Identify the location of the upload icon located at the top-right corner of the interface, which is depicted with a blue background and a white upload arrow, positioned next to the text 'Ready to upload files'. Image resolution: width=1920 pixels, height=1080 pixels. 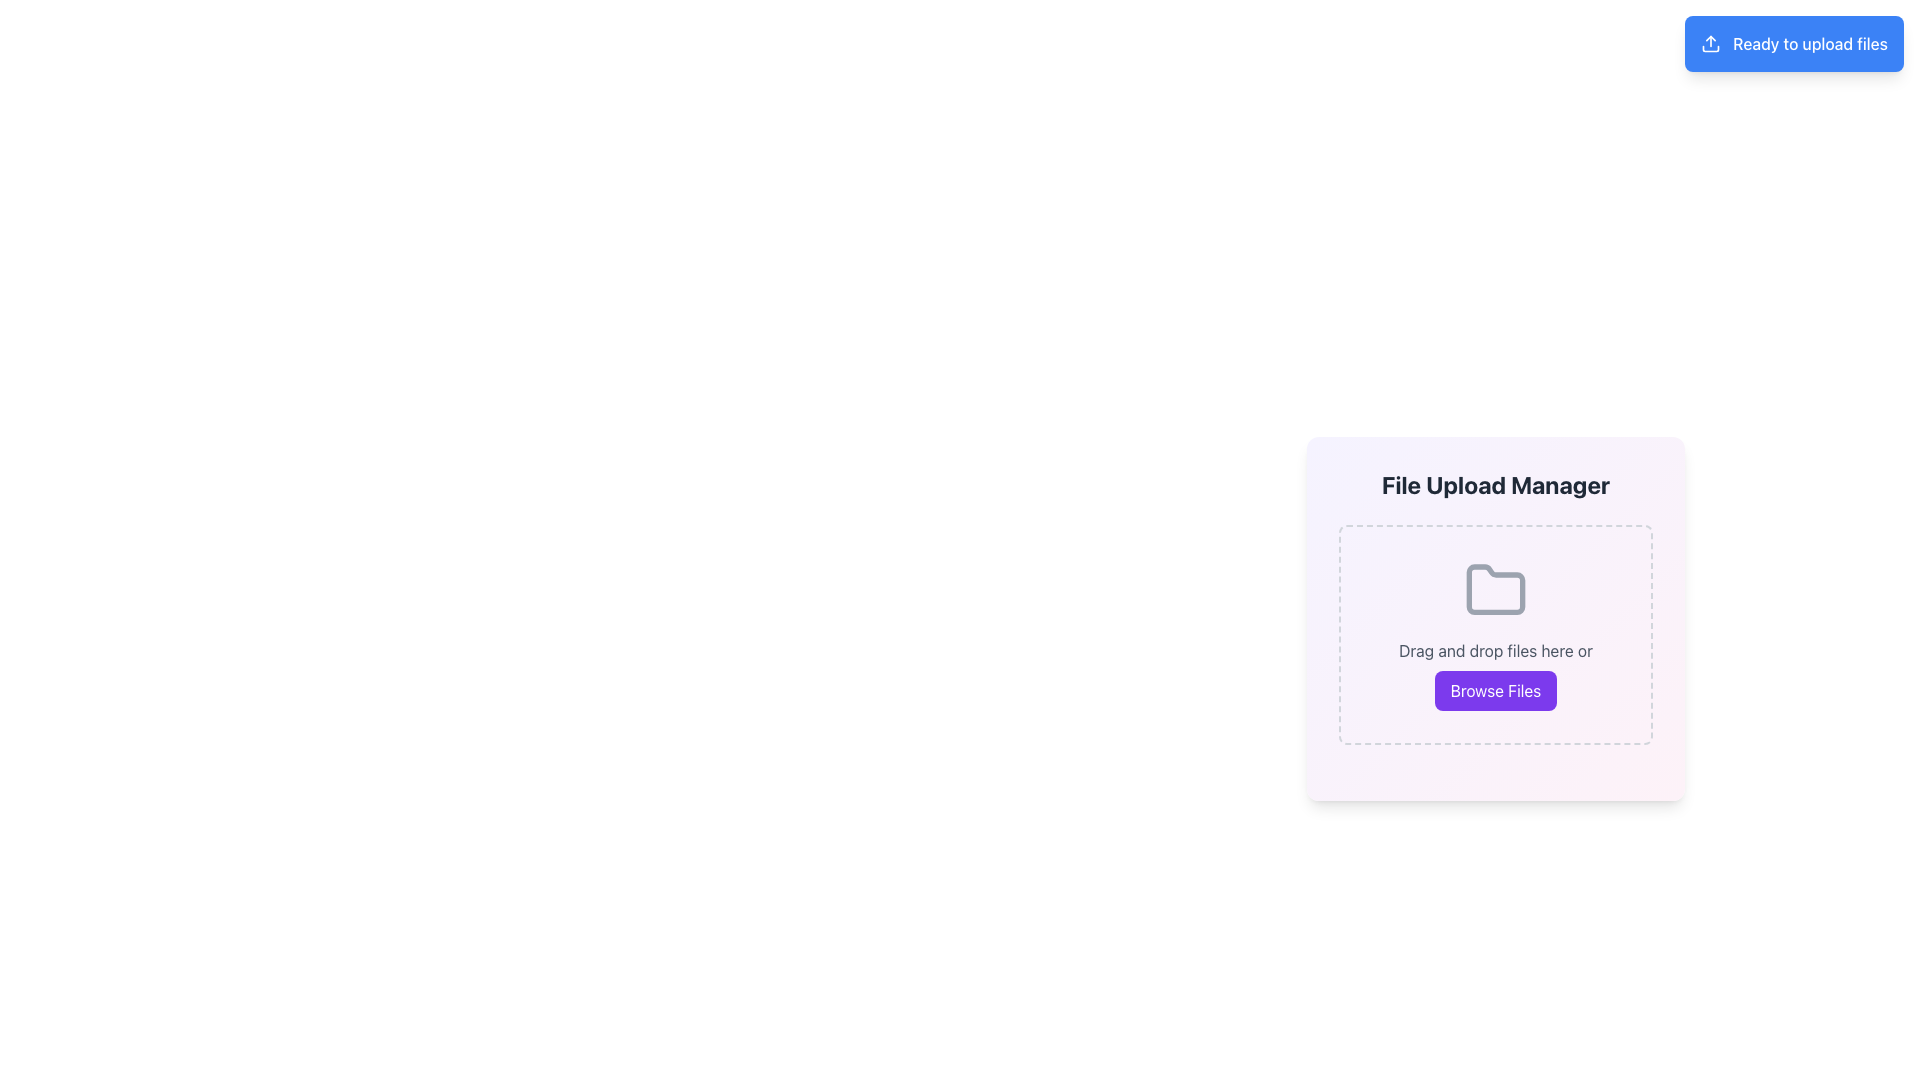
(1710, 43).